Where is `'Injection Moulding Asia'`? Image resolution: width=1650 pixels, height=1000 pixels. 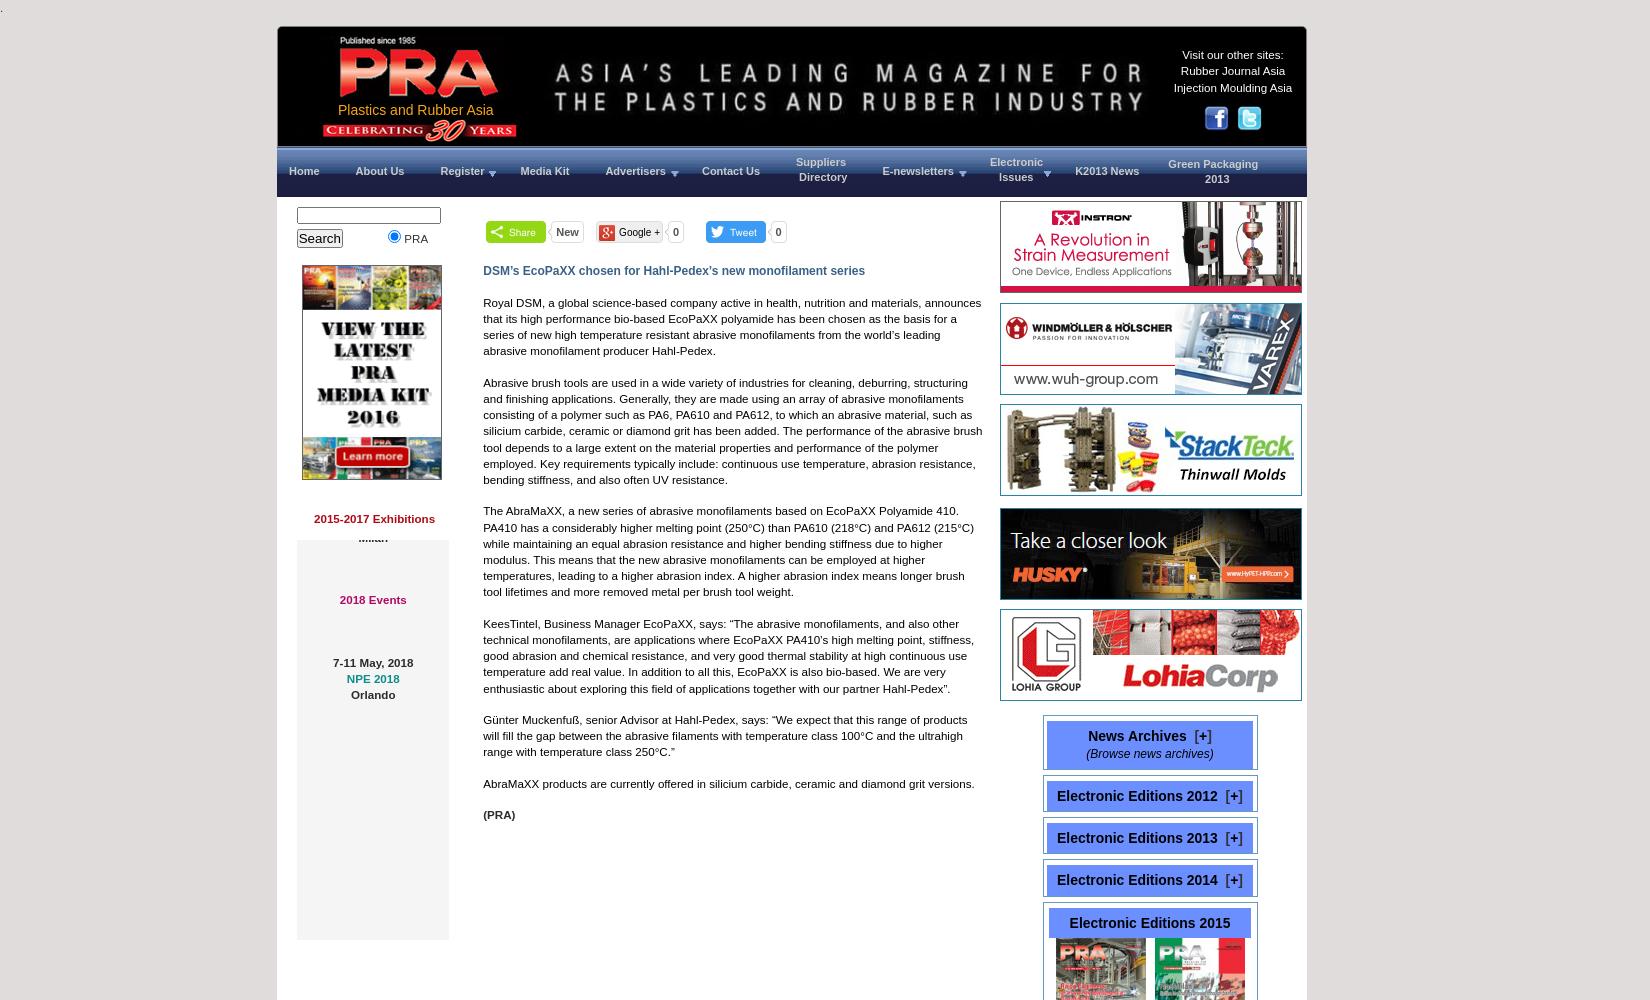
'Injection Moulding Asia' is located at coordinates (1232, 85).